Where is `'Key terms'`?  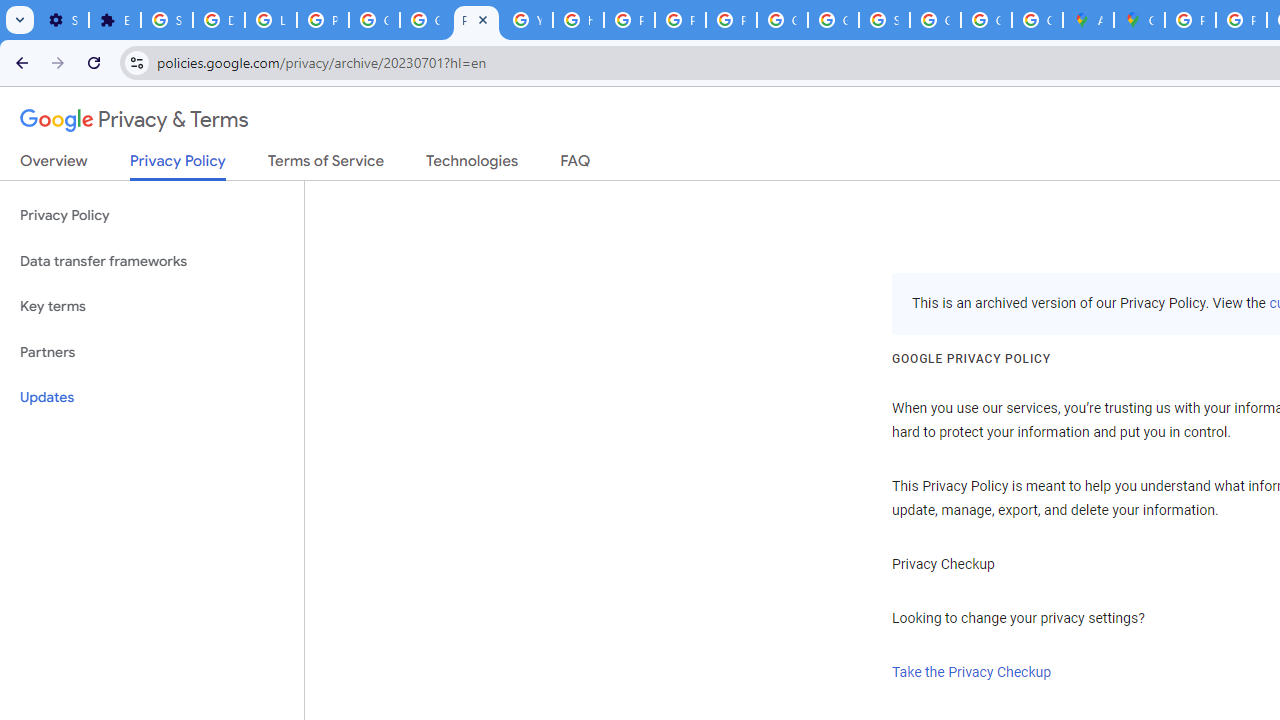 'Key terms' is located at coordinates (151, 306).